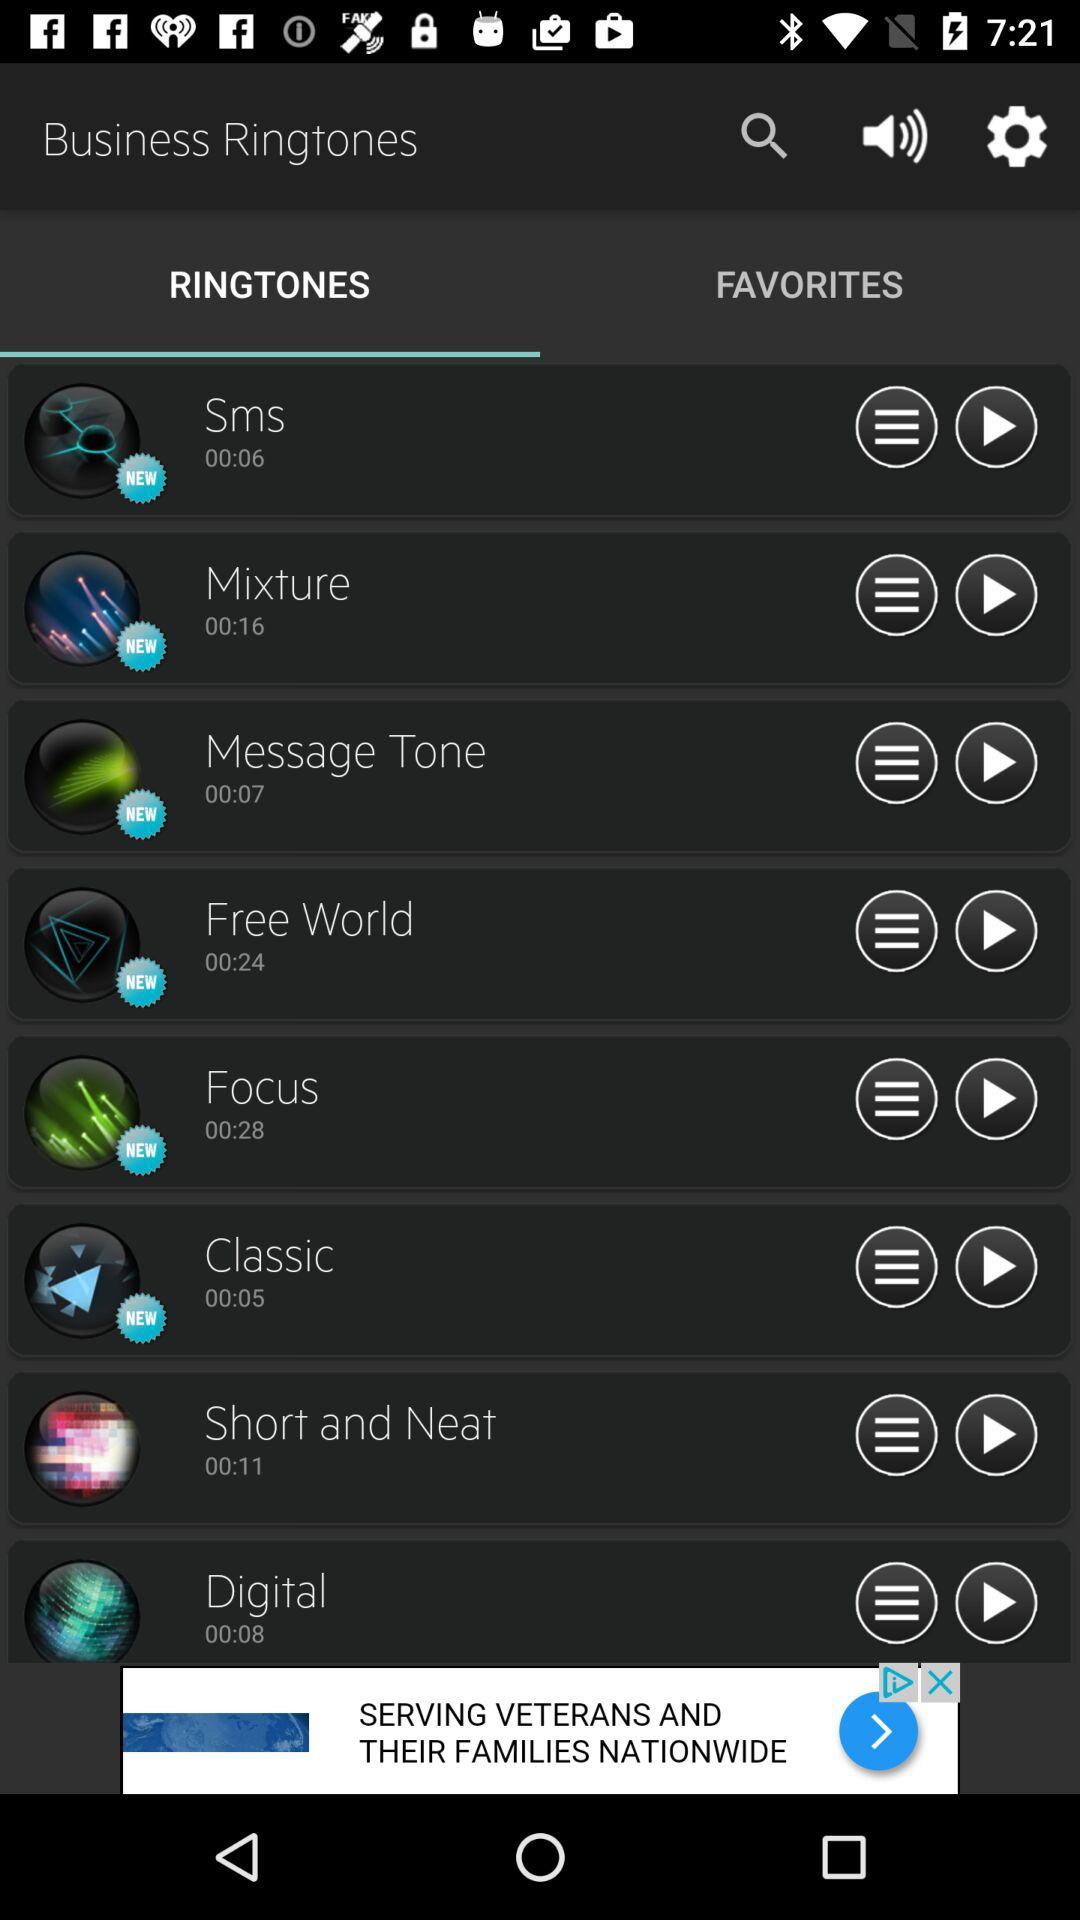  What do you see at coordinates (895, 595) in the screenshot?
I see `menu option` at bounding box center [895, 595].